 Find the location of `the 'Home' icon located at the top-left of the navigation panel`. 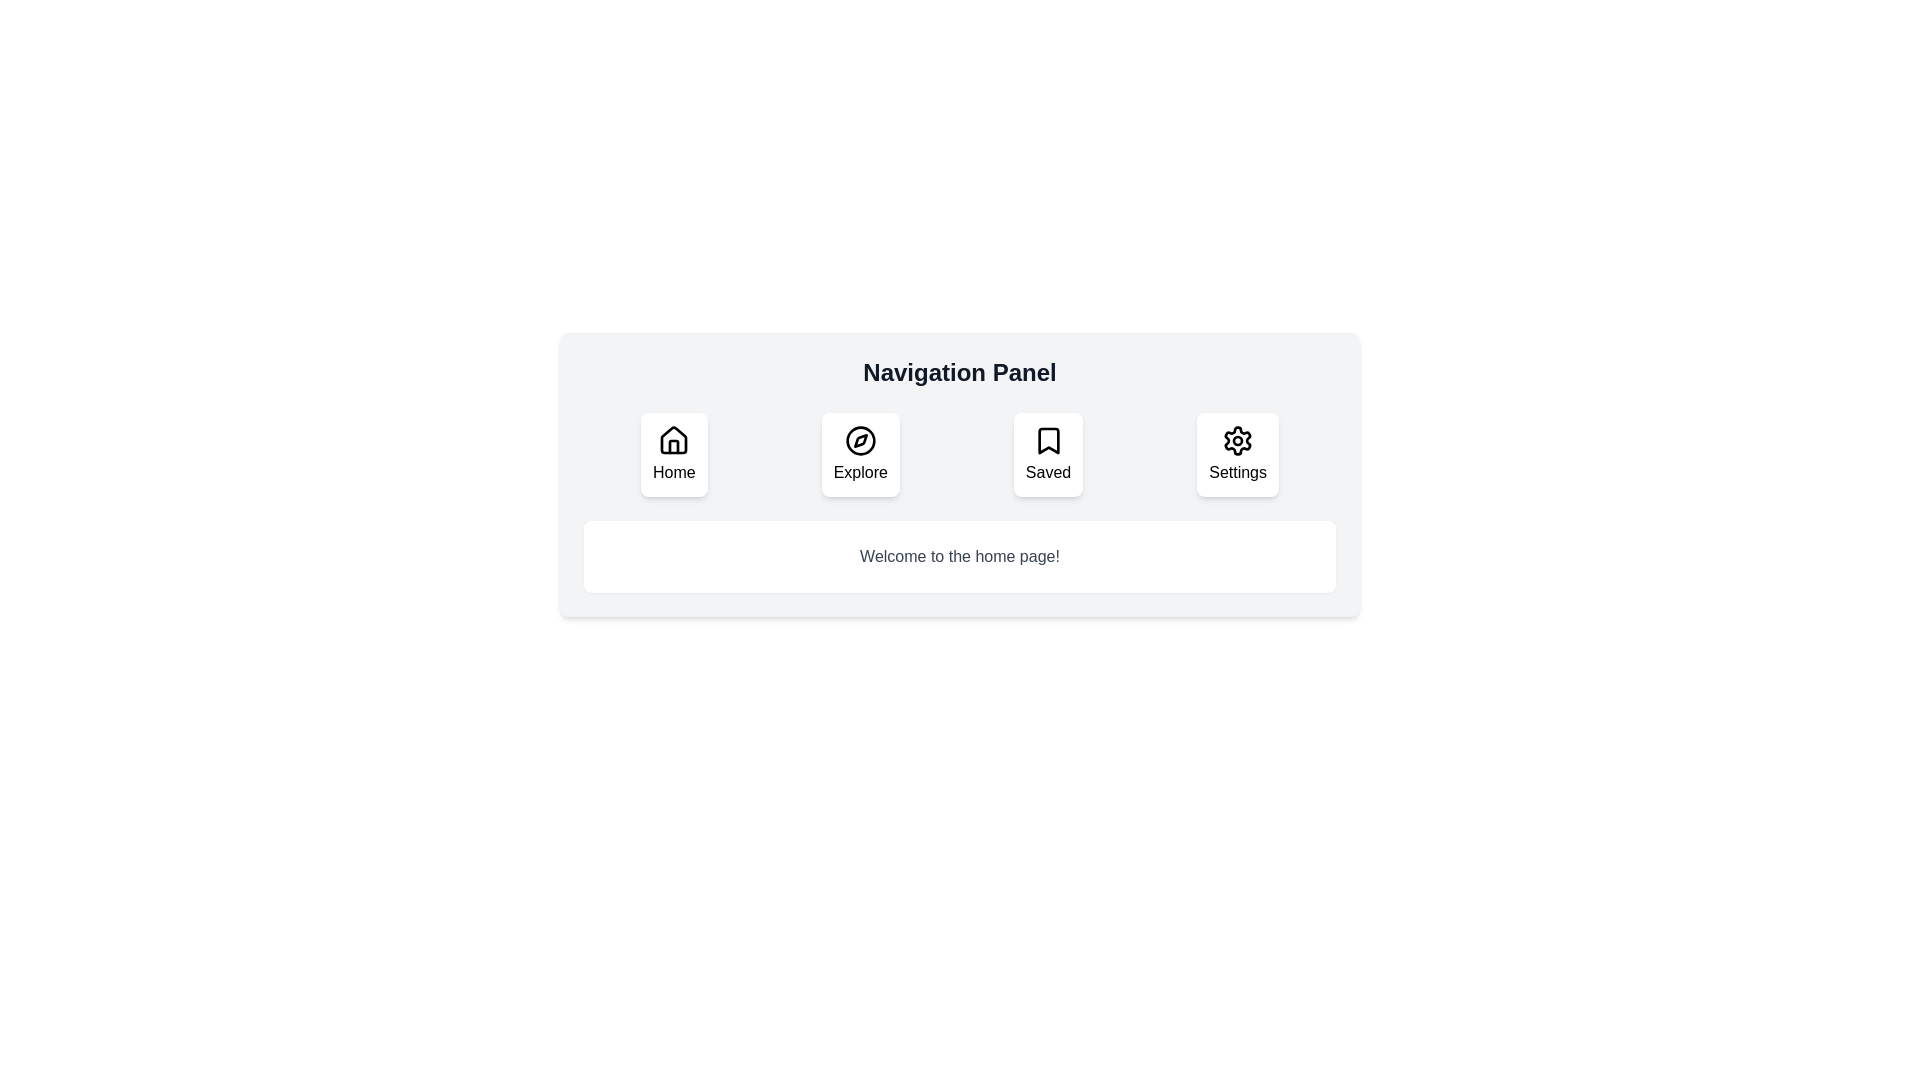

the 'Home' icon located at the top-left of the navigation panel is located at coordinates (674, 439).